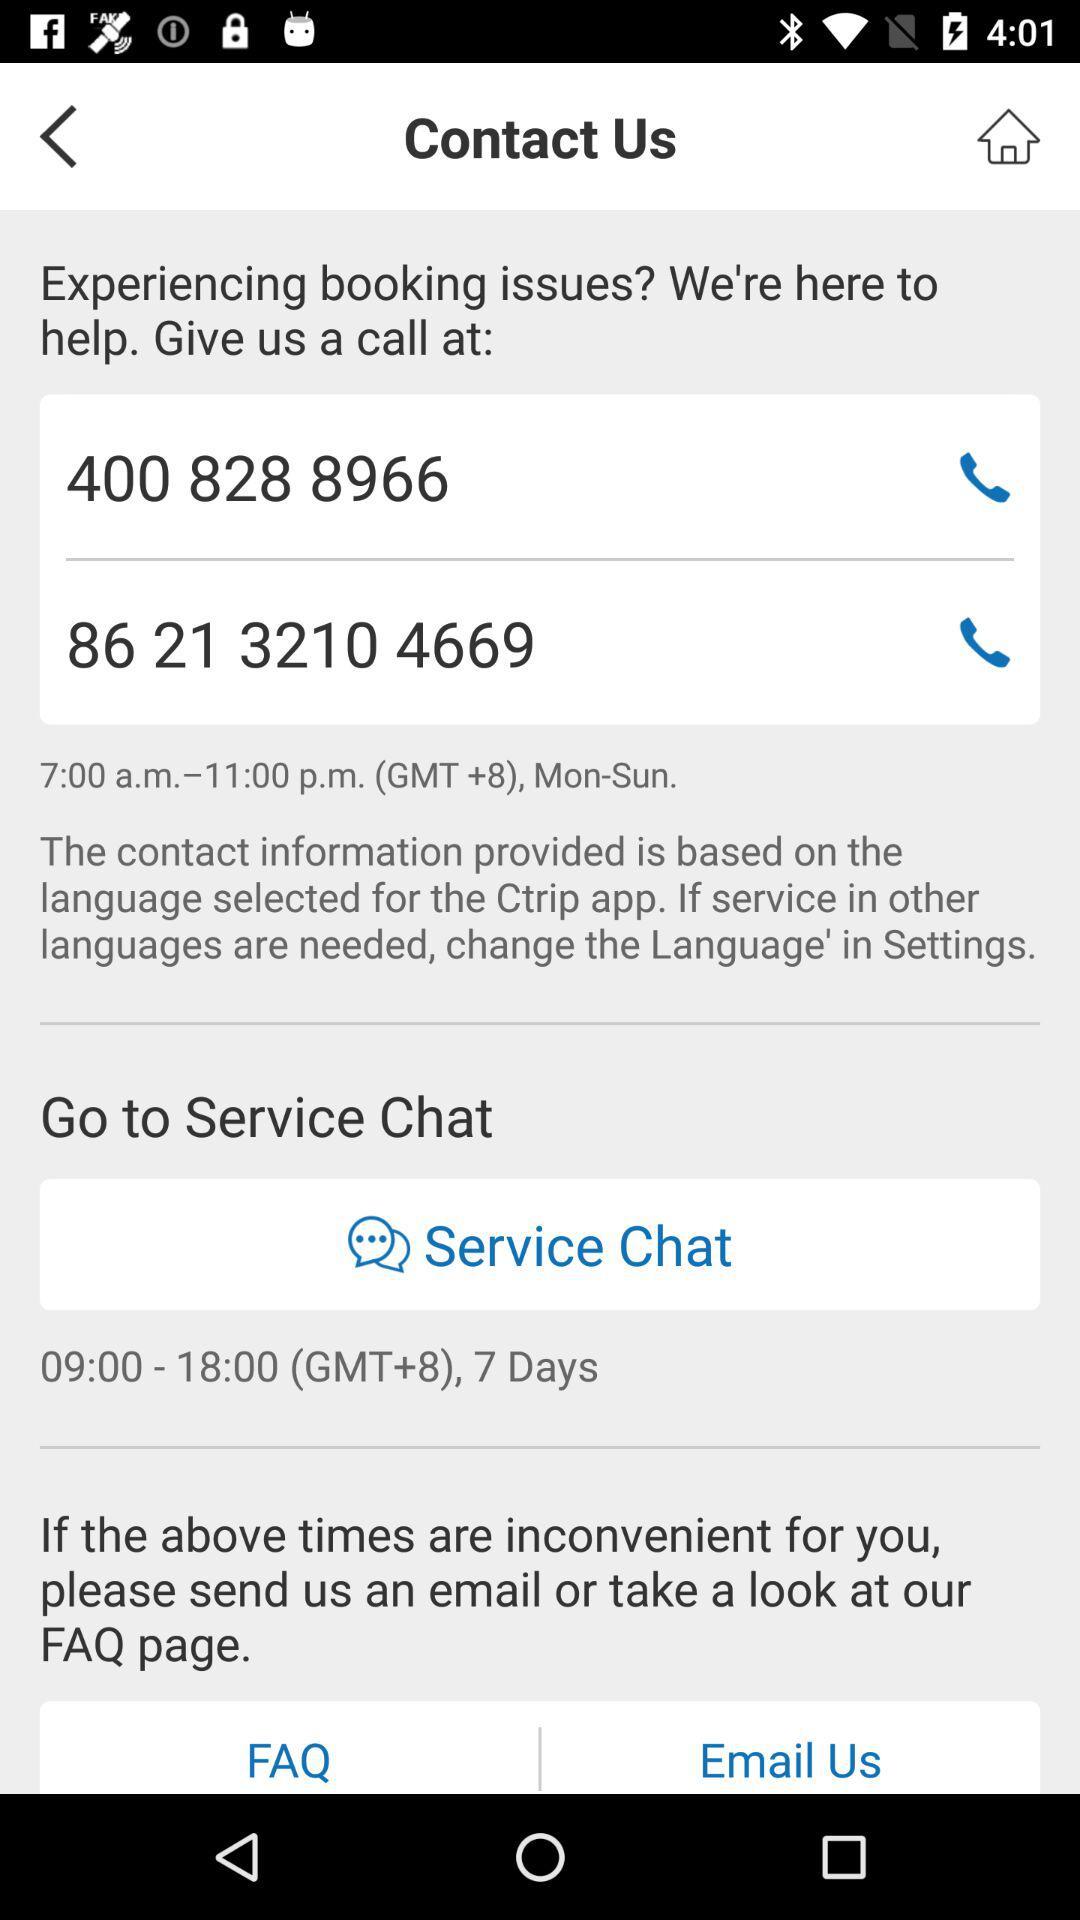 The height and width of the screenshot is (1920, 1080). What do you see at coordinates (1008, 135) in the screenshot?
I see `the home icon` at bounding box center [1008, 135].